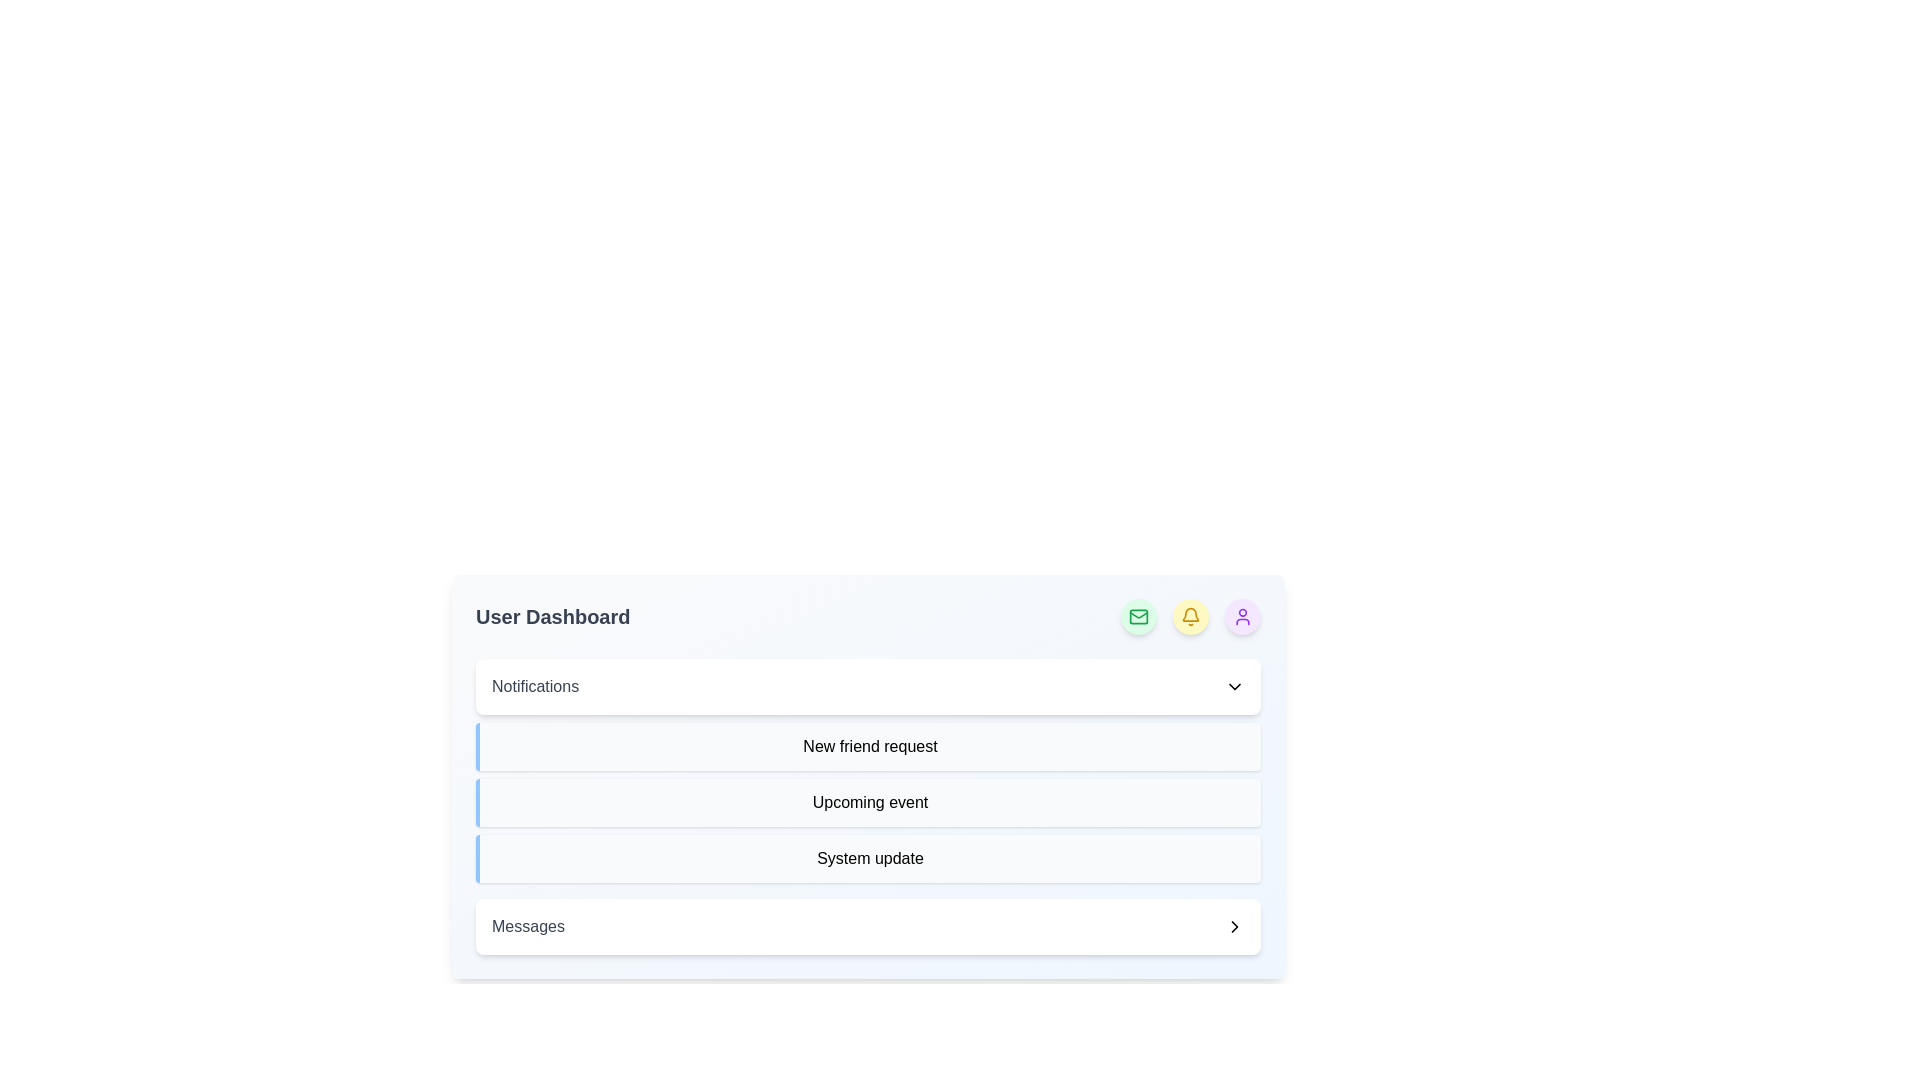 Image resolution: width=1920 pixels, height=1080 pixels. Describe the element at coordinates (868, 805) in the screenshot. I see `the 'Upcoming event' list item, which is the second option in the Notifications section` at that location.